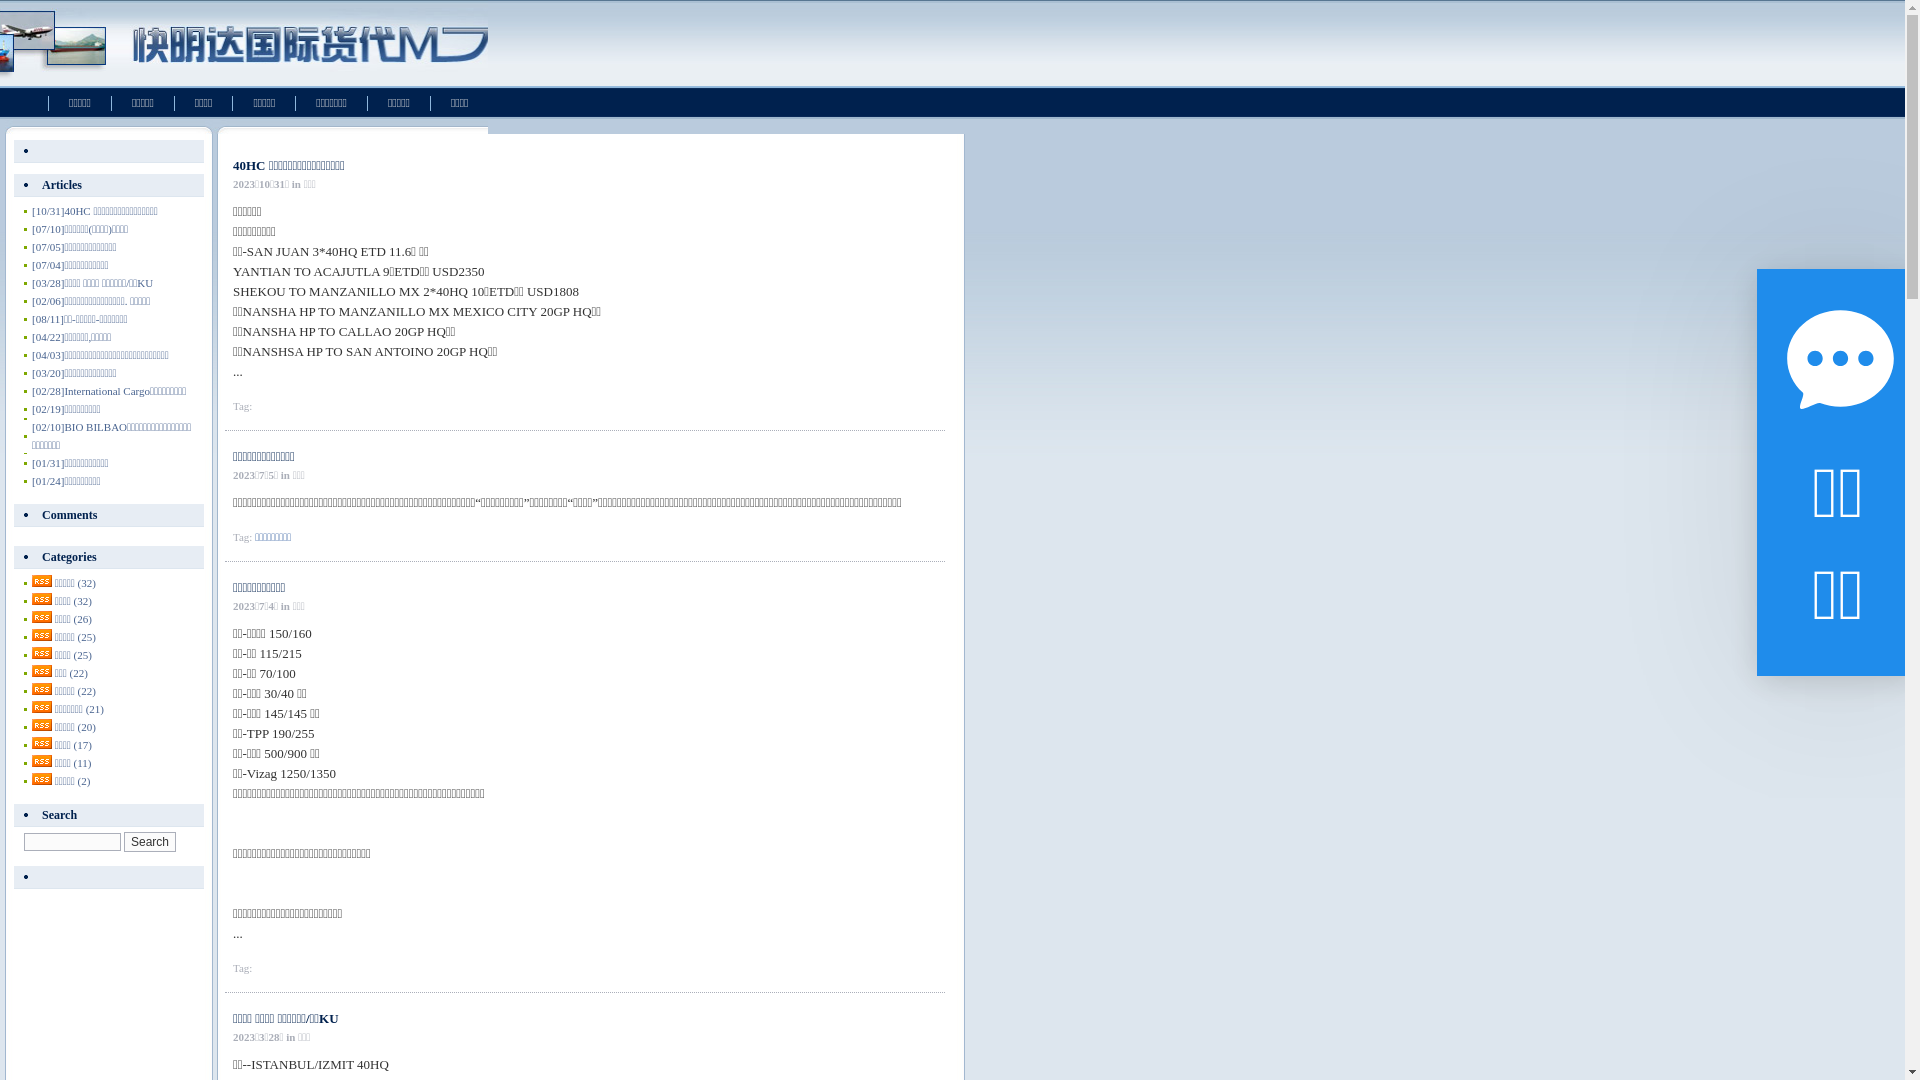 The width and height of the screenshot is (1920, 1080). Describe the element at coordinates (108, 877) in the screenshot. I see `' '` at that location.